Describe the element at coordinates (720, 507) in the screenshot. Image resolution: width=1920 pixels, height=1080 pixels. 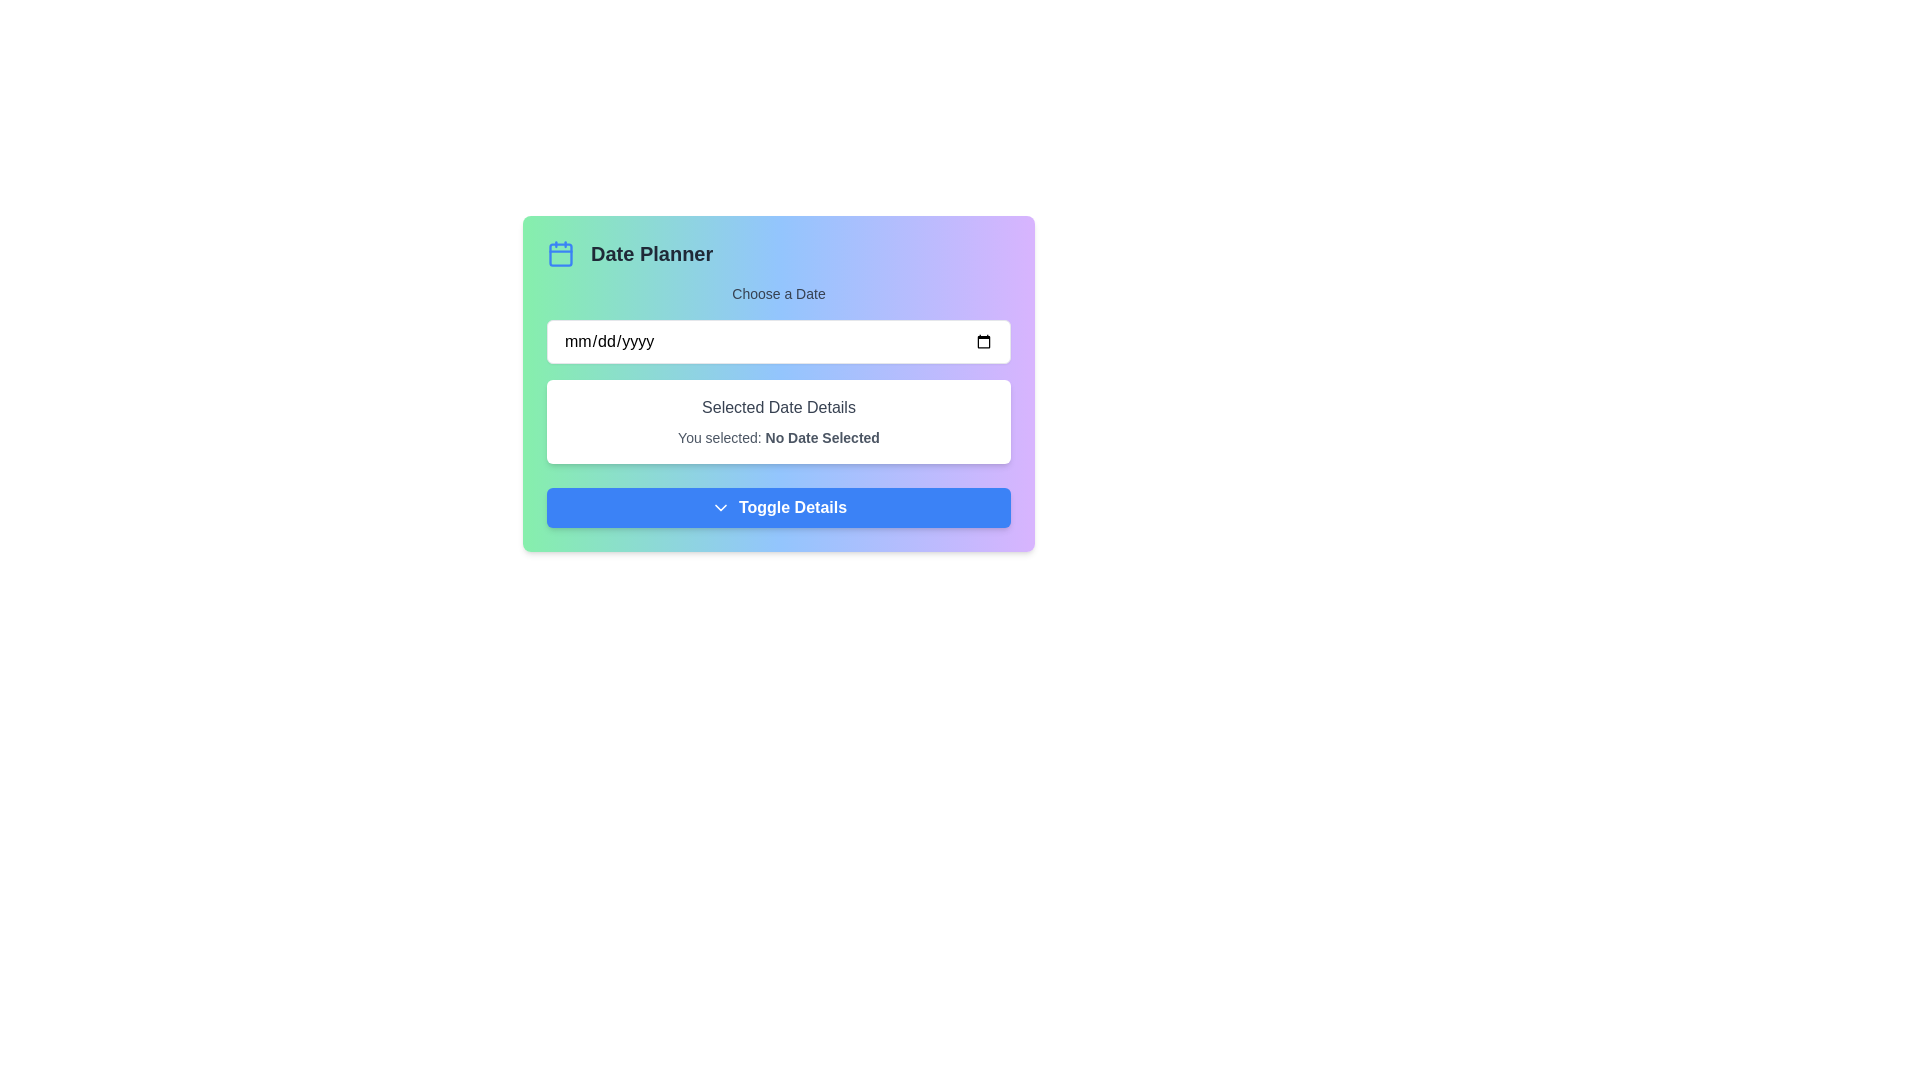
I see `the directional indicator icon located to the left of the text label within the 'Toggle Details' button at the bottom of the Date Planner widget` at that location.